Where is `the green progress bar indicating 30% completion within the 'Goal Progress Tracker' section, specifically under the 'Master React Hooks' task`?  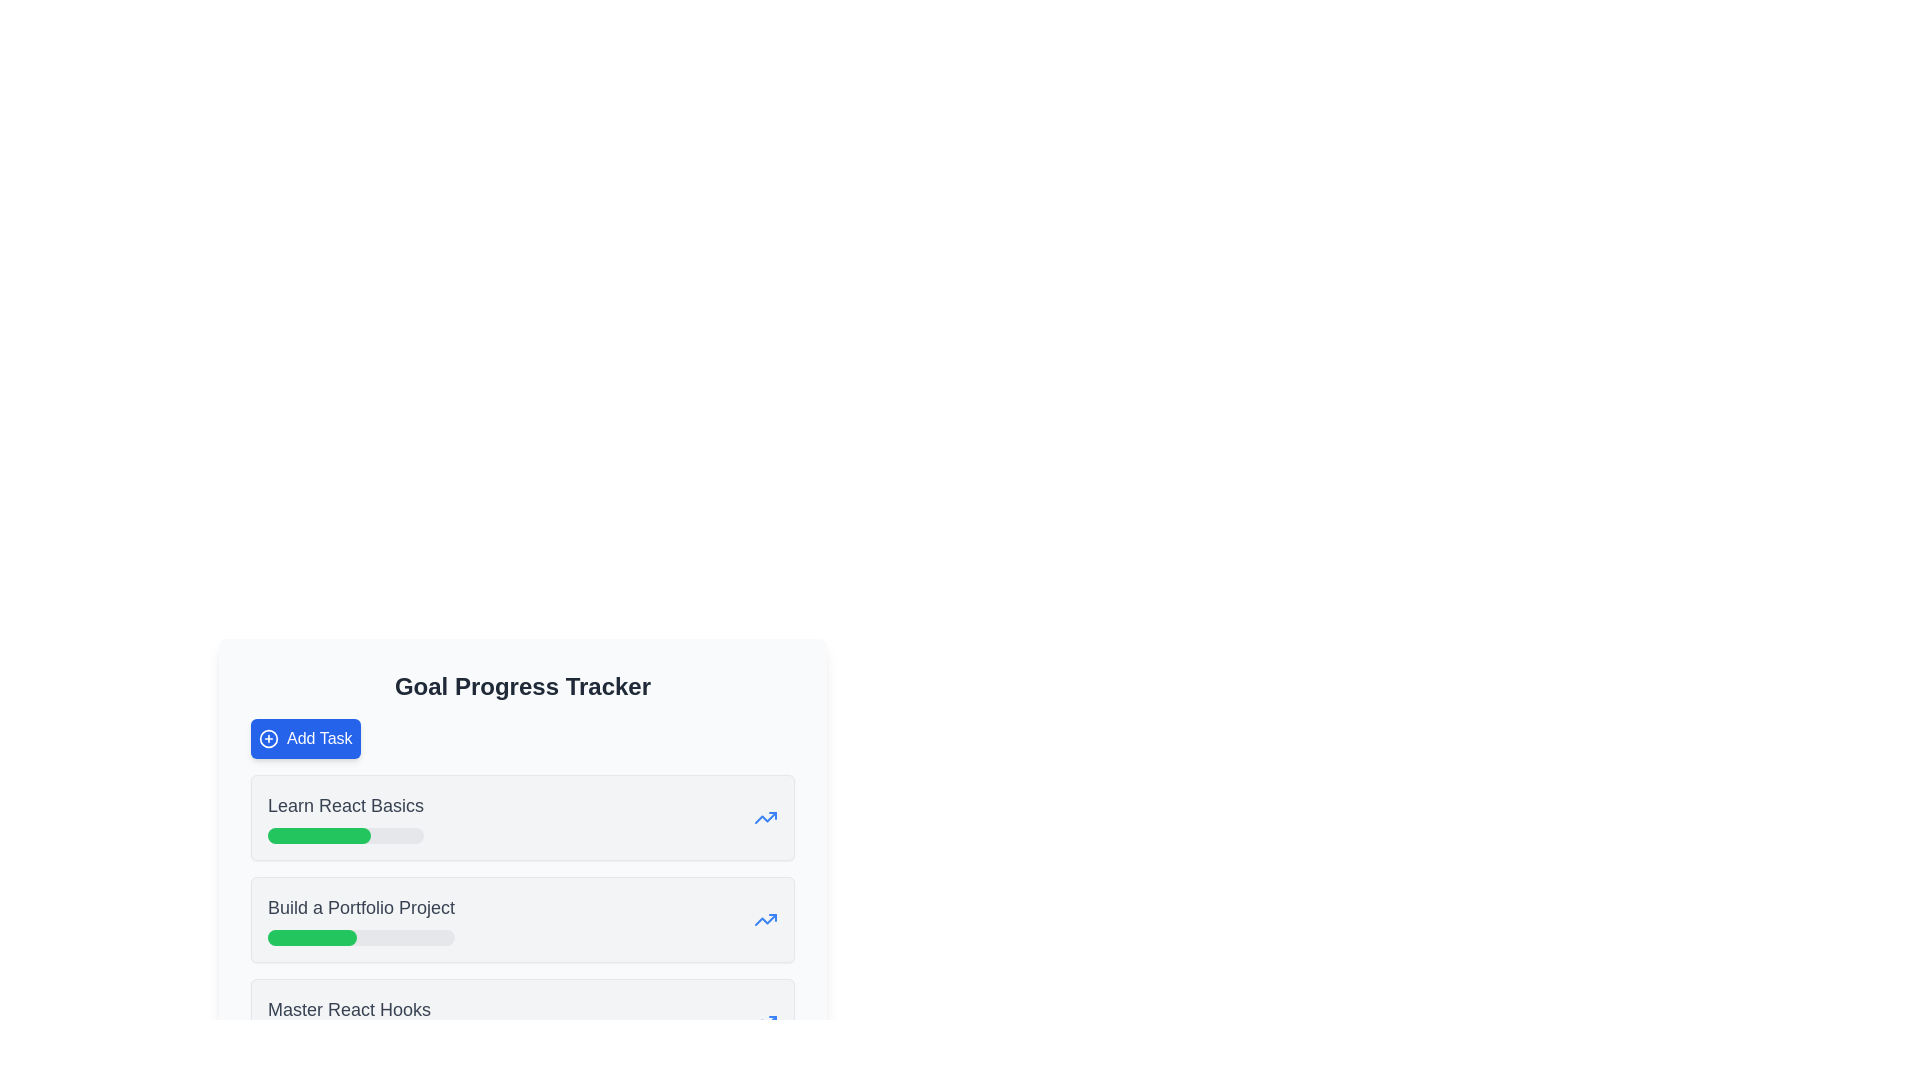 the green progress bar indicating 30% completion within the 'Goal Progress Tracker' section, specifically under the 'Master React Hooks' task is located at coordinates (291, 1039).